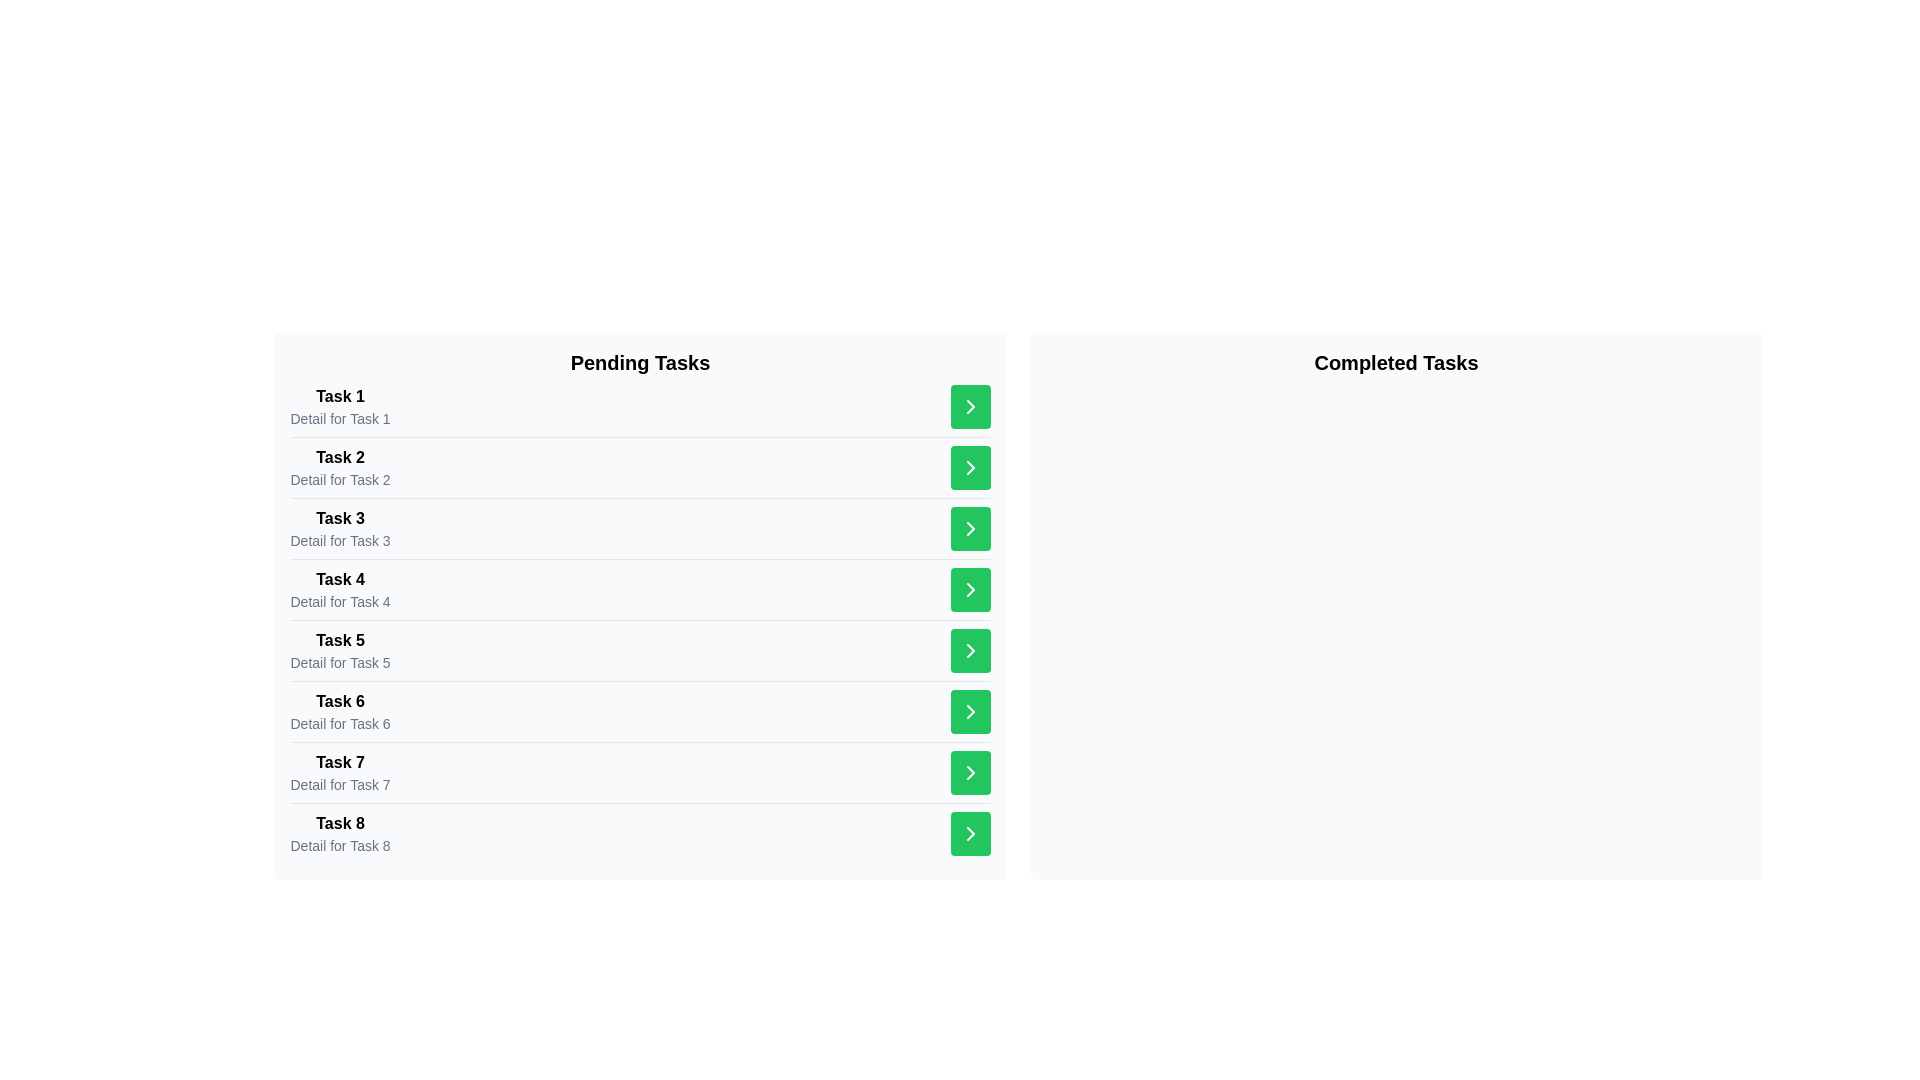 The width and height of the screenshot is (1920, 1080). I want to click on the static text display component that presents information about 'Task 3', located in the 'Pending Tasks' column as the third item in the list, so click(340, 527).